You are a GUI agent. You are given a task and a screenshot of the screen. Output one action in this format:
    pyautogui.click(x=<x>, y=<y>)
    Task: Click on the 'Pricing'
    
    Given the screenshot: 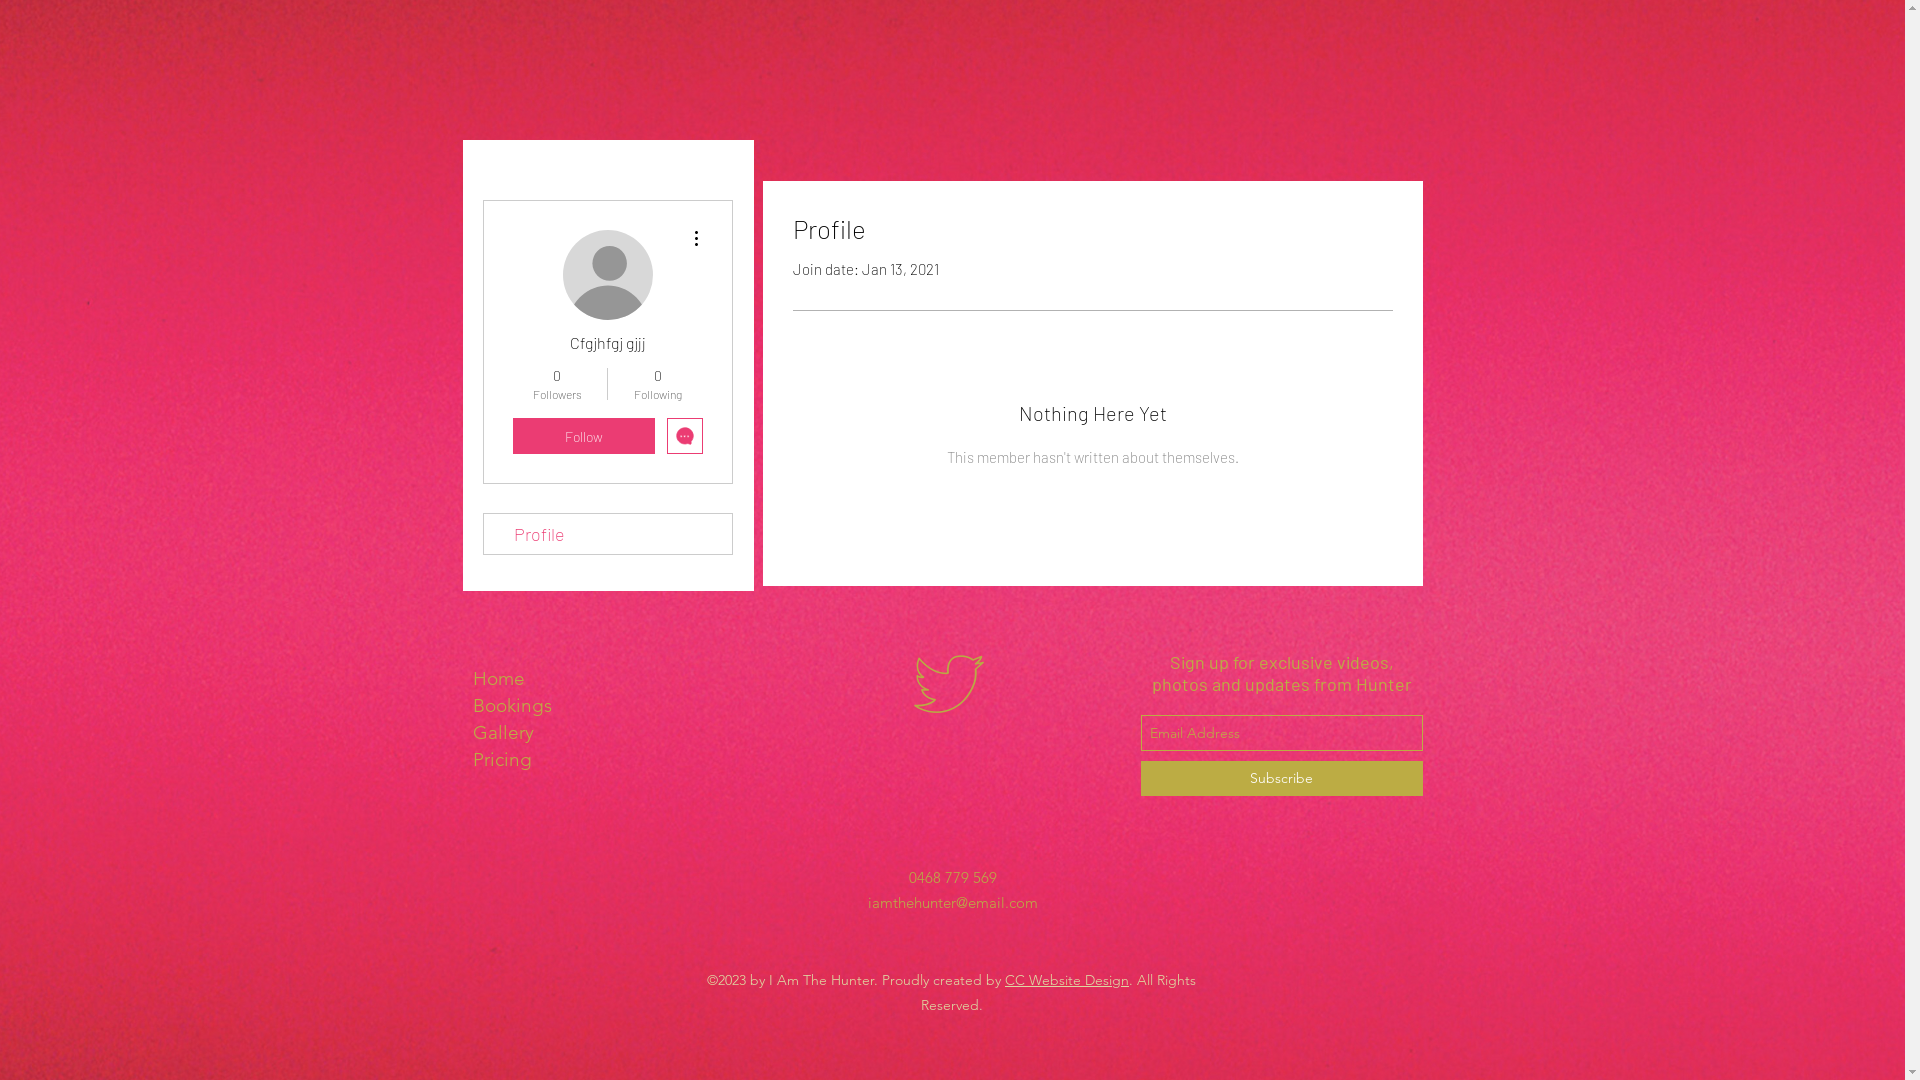 What is the action you would take?
    pyautogui.click(x=560, y=759)
    